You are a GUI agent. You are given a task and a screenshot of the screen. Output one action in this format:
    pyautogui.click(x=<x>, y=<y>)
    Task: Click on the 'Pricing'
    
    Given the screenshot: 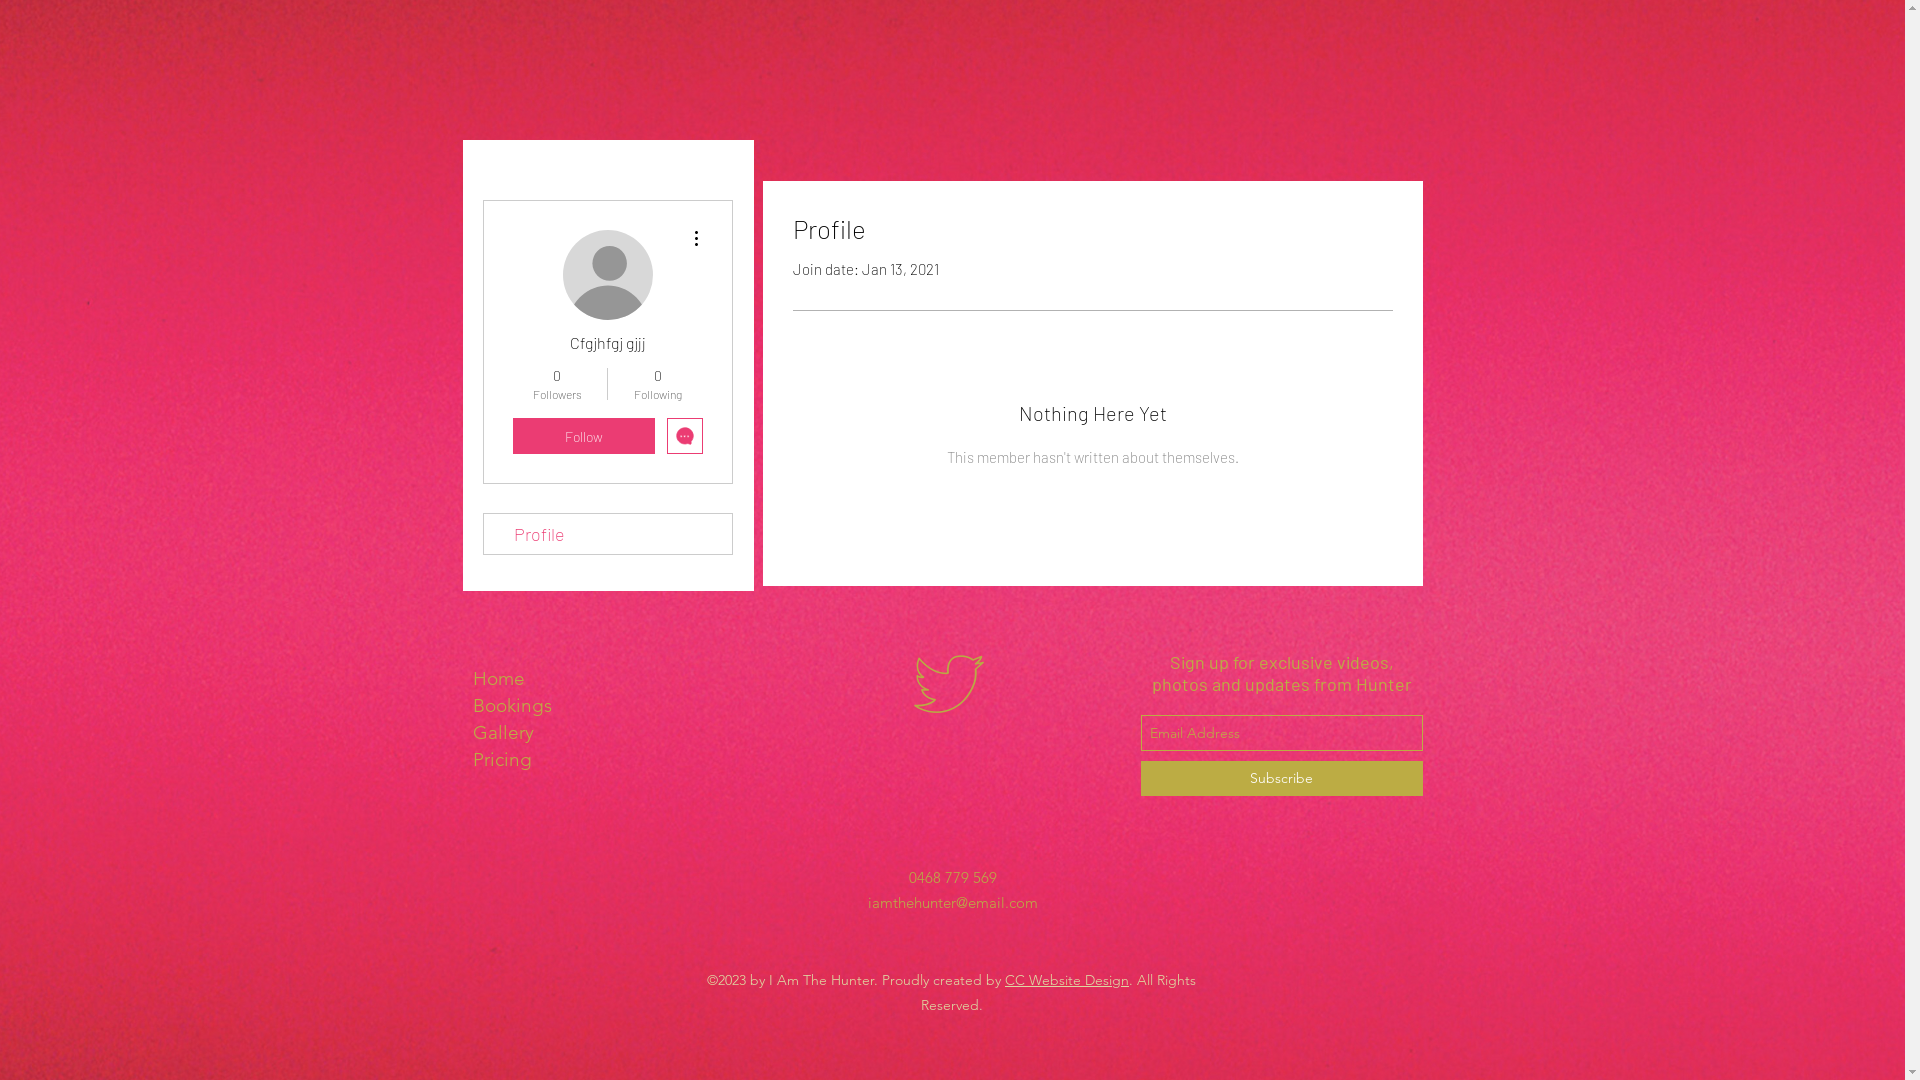 What is the action you would take?
    pyautogui.click(x=560, y=759)
    